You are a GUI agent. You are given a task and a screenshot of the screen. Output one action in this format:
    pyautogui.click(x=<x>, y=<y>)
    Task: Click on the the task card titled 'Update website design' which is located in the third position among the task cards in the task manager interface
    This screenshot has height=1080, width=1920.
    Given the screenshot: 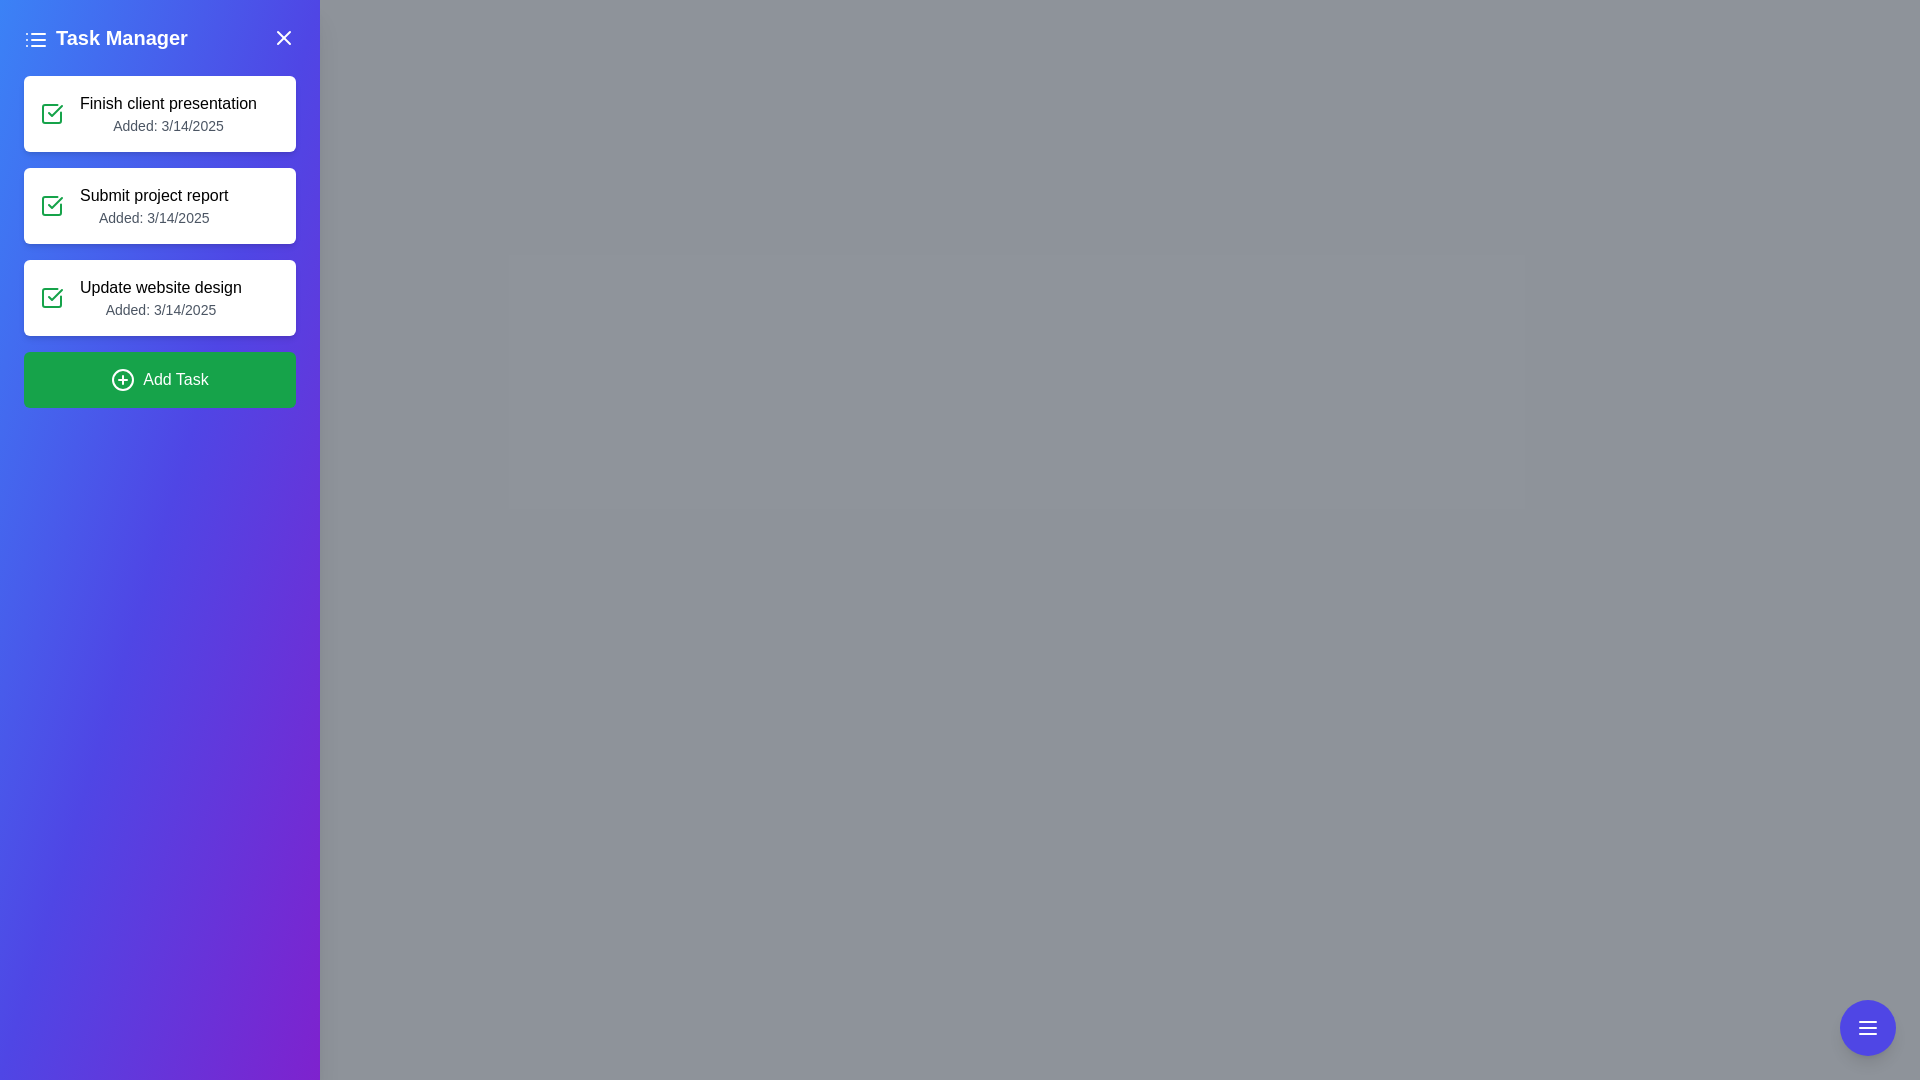 What is the action you would take?
    pyautogui.click(x=158, y=297)
    